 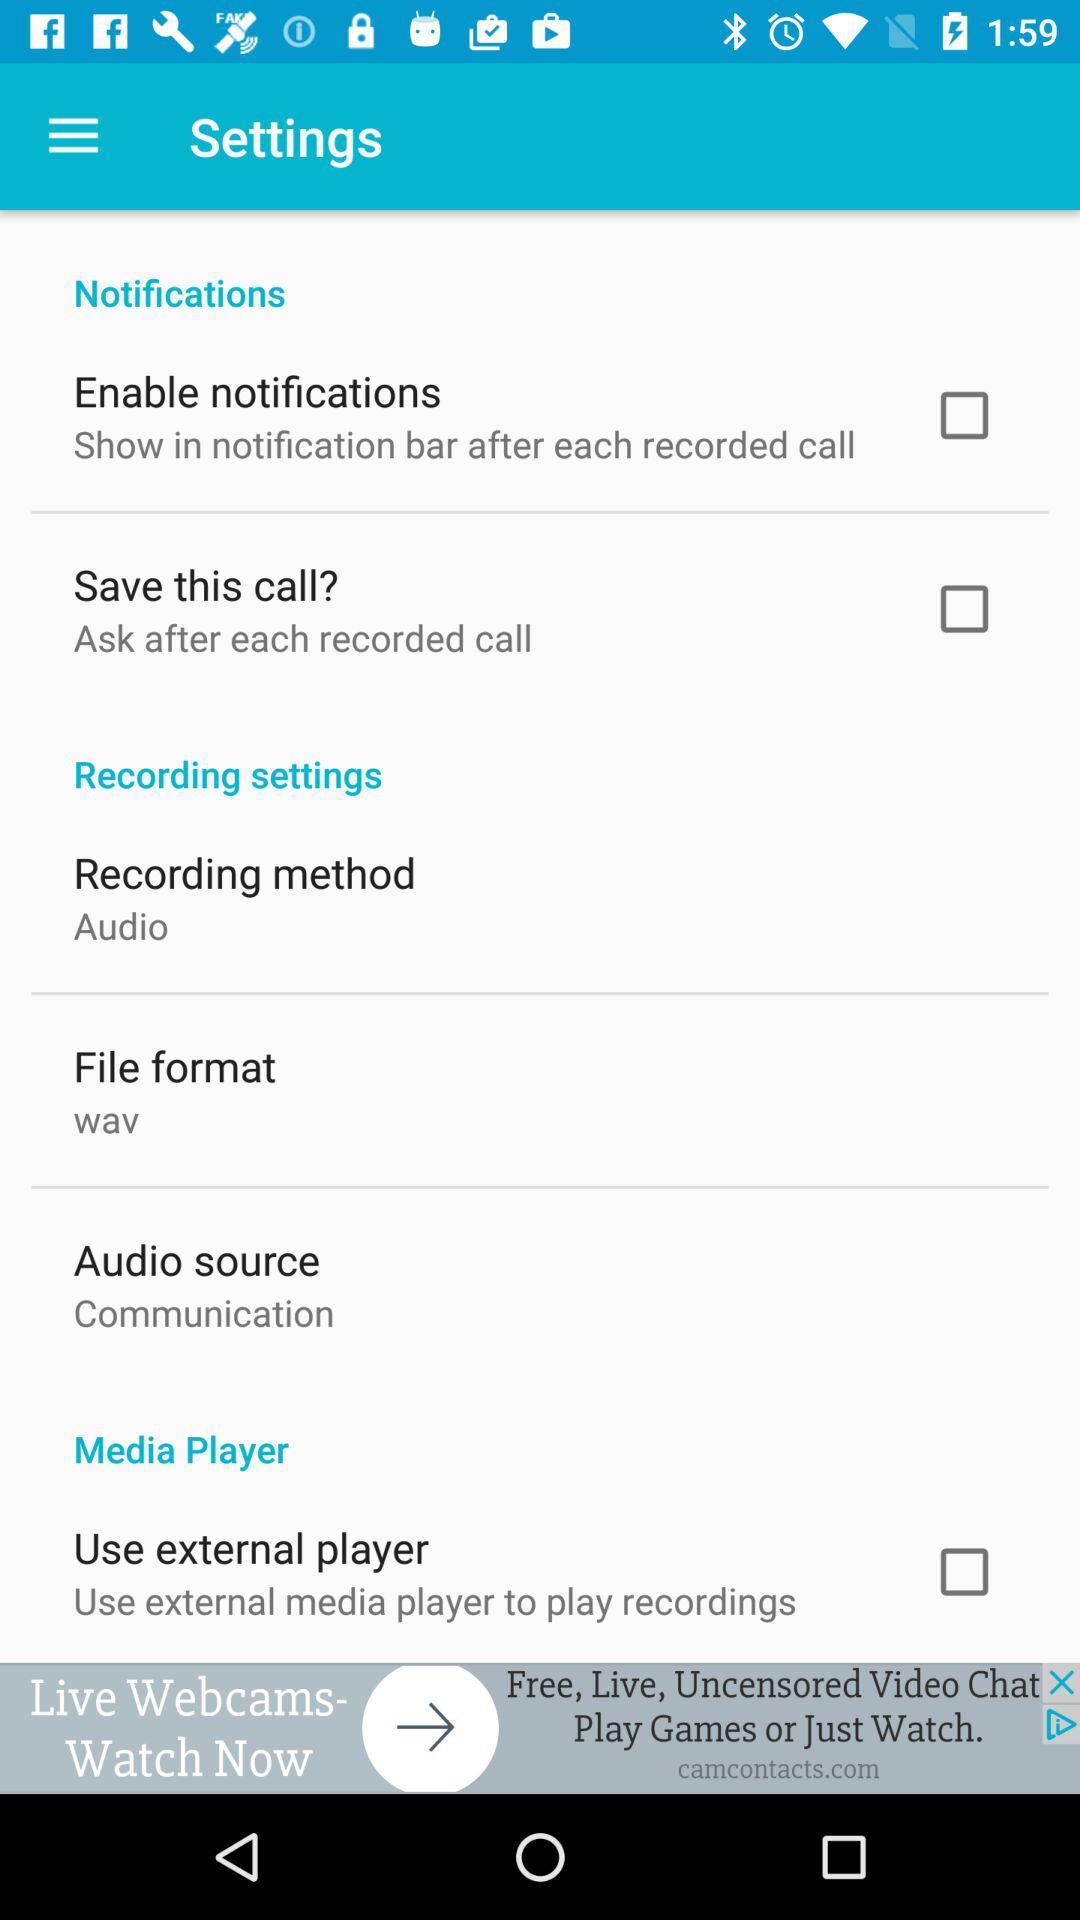 What do you see at coordinates (205, 578) in the screenshot?
I see `the item above ask after each` at bounding box center [205, 578].